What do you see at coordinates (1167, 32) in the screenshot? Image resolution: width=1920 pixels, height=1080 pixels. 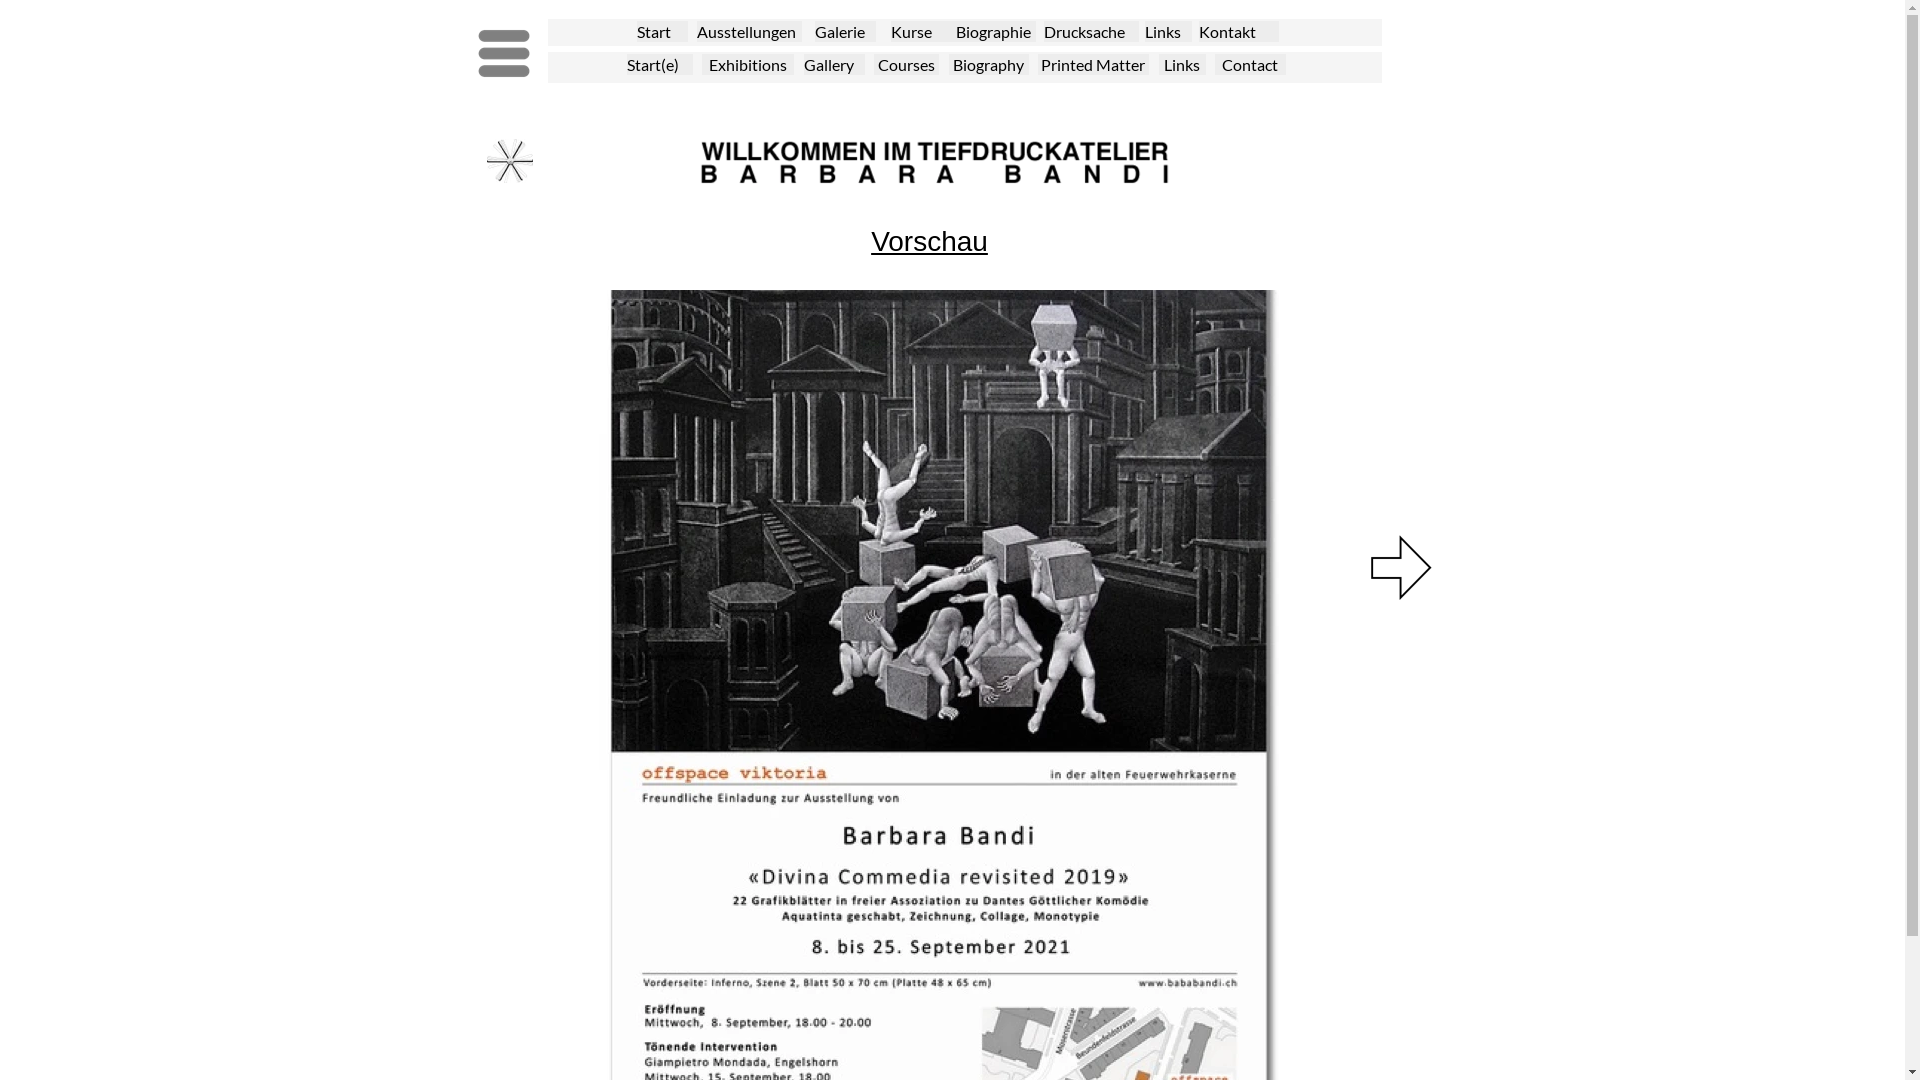 I see `'Links'` at bounding box center [1167, 32].